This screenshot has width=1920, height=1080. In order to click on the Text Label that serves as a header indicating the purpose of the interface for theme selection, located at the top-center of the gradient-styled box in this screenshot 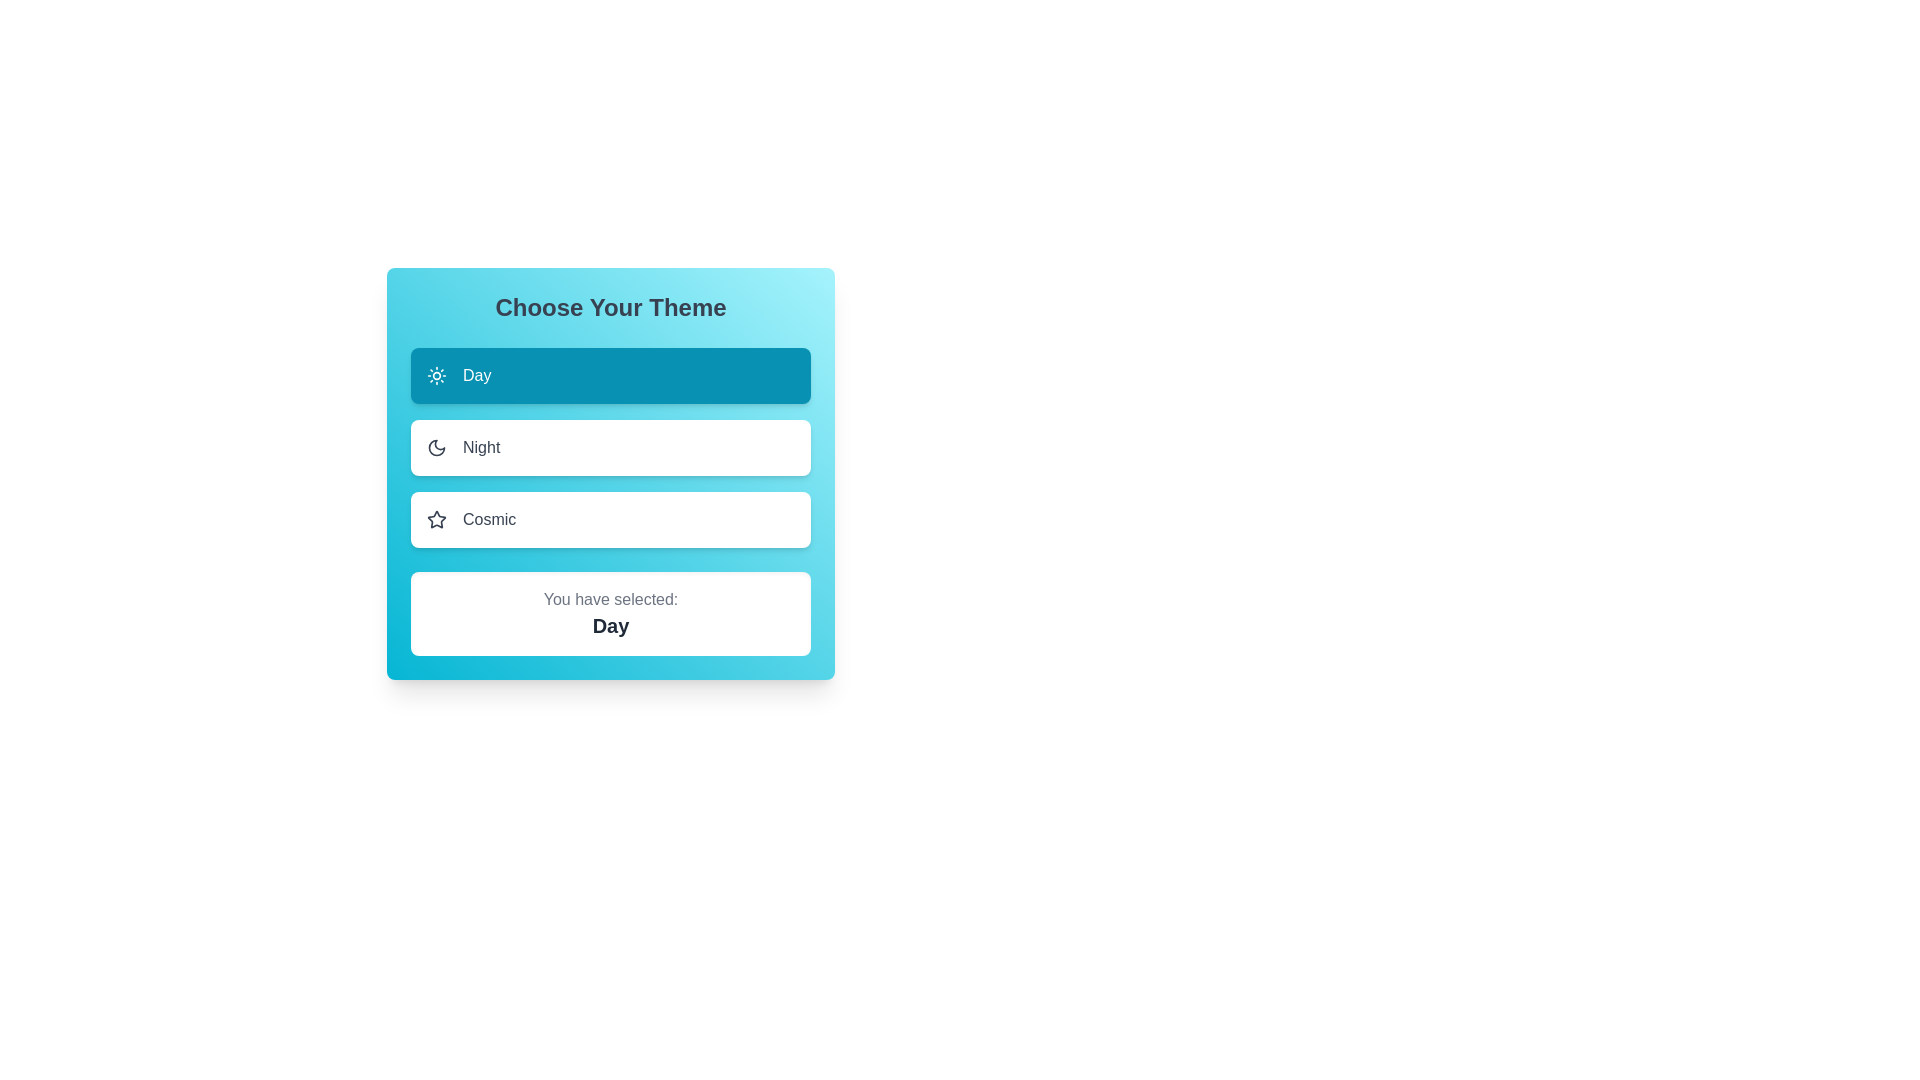, I will do `click(609, 308)`.